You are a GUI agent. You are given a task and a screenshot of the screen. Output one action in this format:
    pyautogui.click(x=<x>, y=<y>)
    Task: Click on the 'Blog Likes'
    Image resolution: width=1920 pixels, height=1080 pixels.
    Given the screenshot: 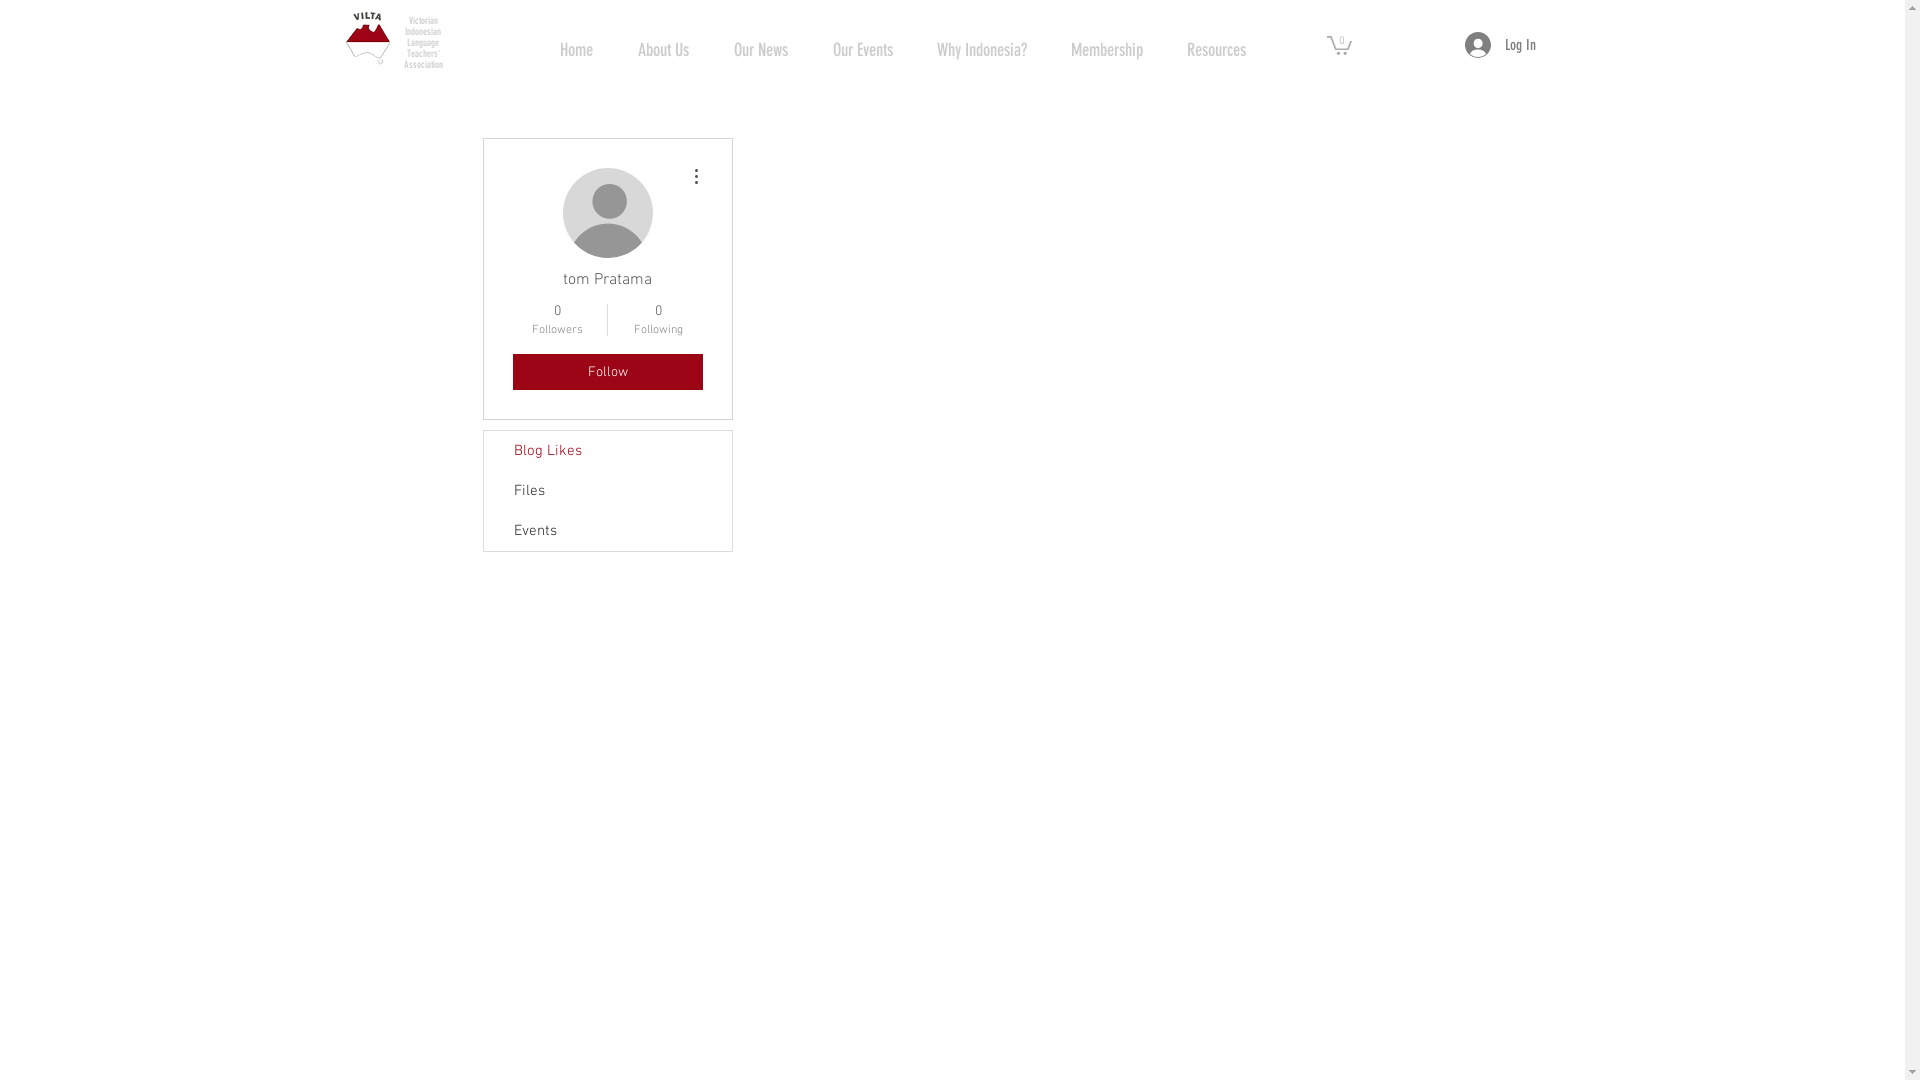 What is the action you would take?
    pyautogui.click(x=607, y=451)
    